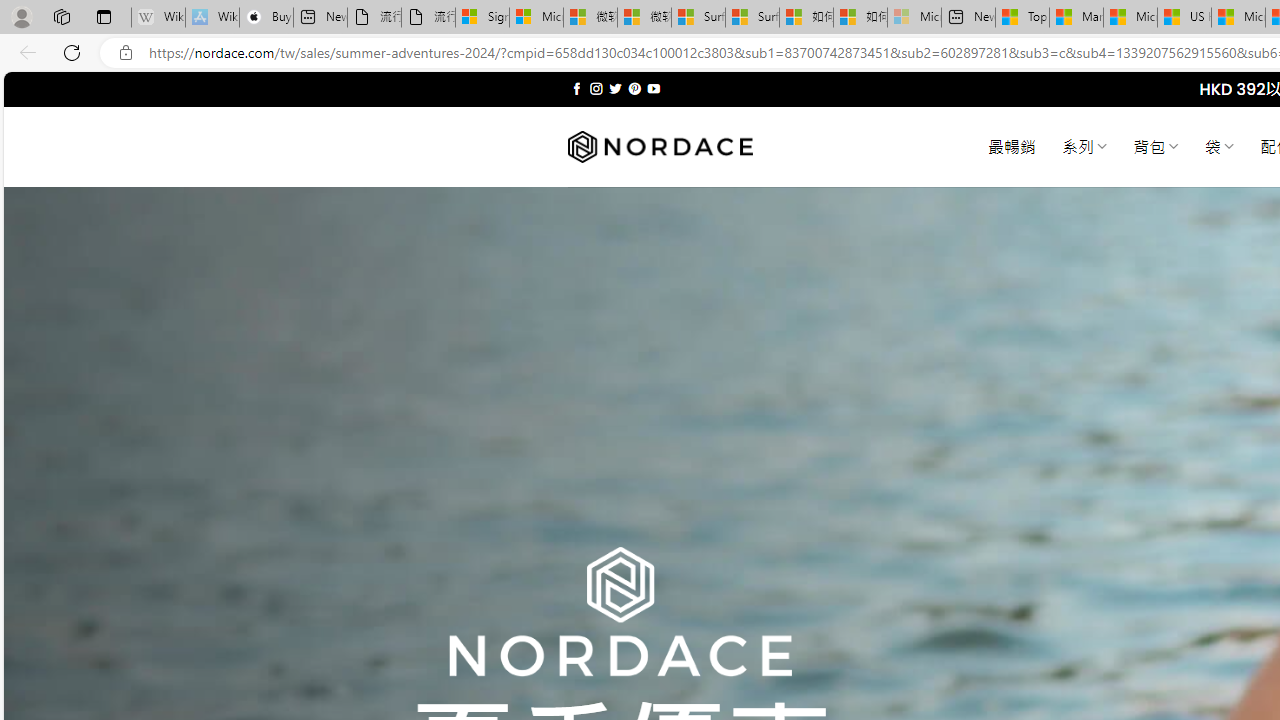 The height and width of the screenshot is (720, 1280). Describe the element at coordinates (576, 88) in the screenshot. I see `'Follow on Facebook'` at that location.